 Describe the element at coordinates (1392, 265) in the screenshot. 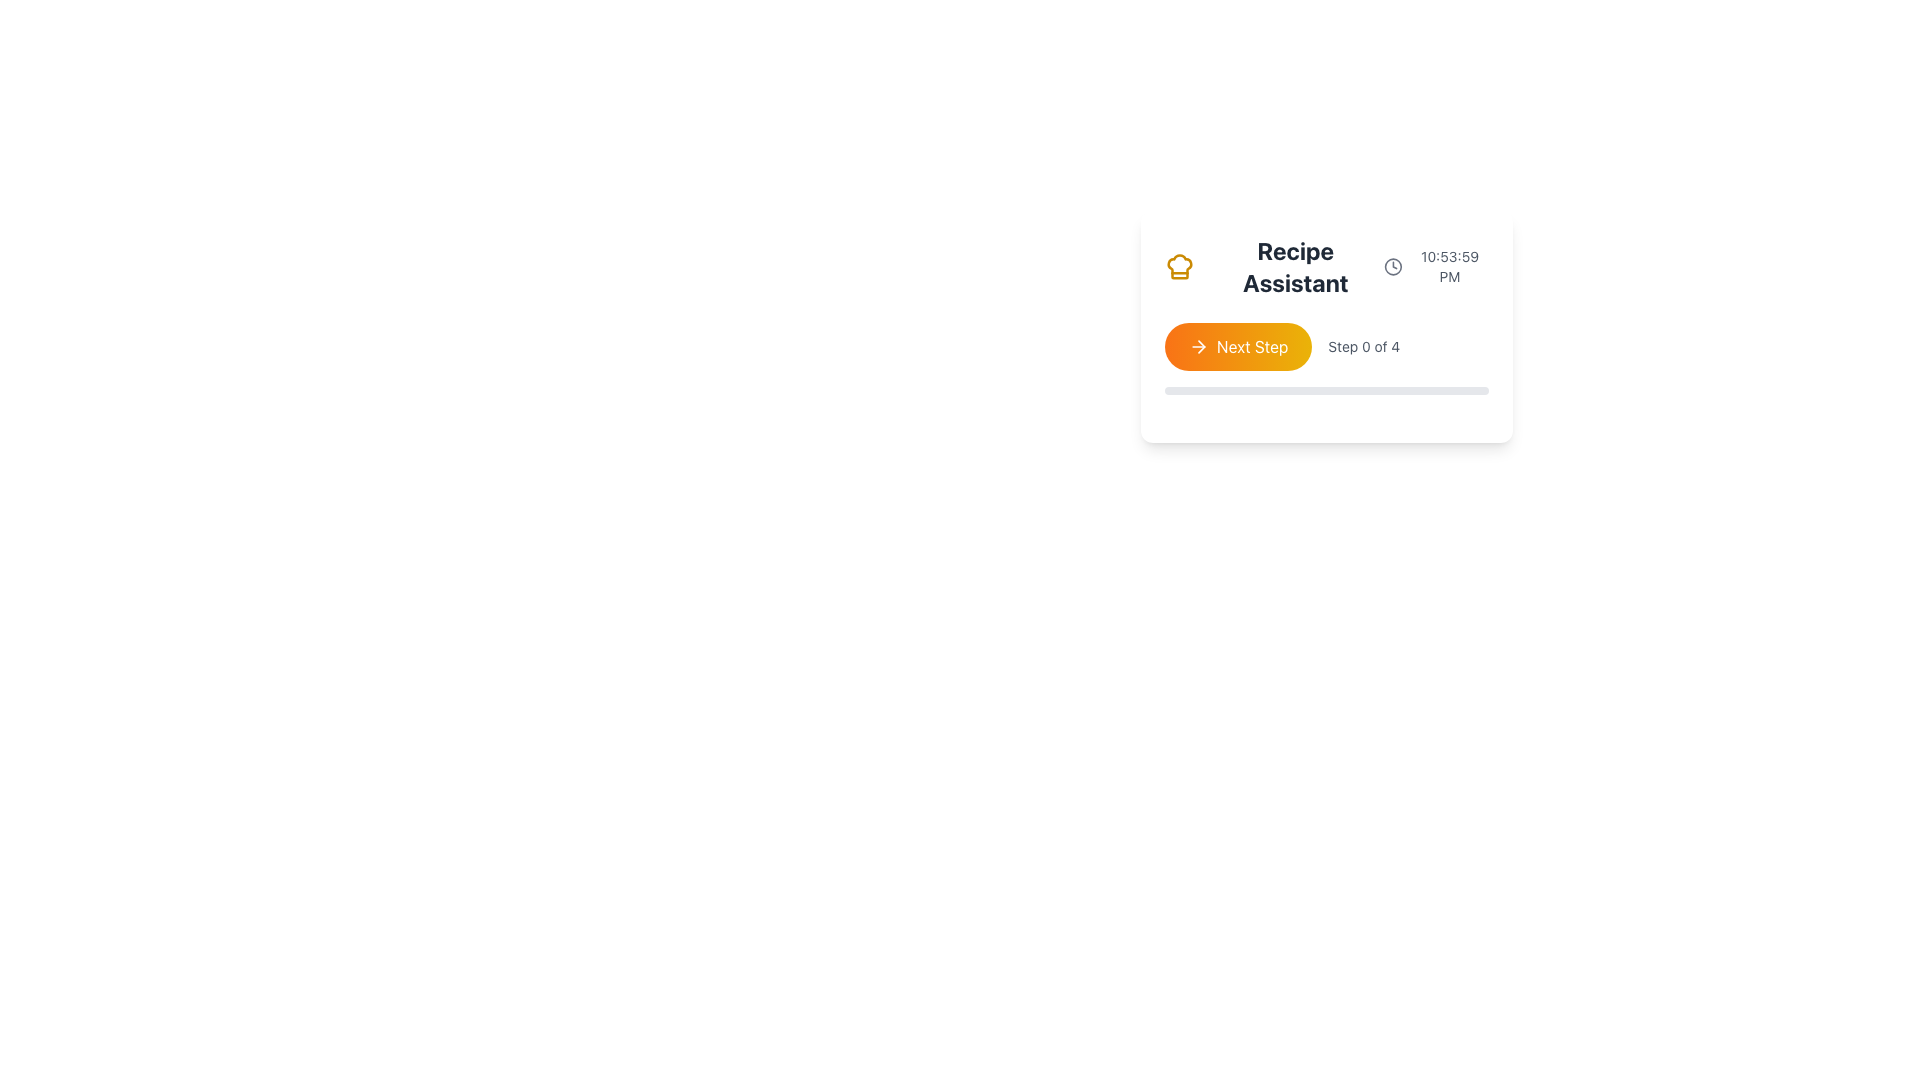

I see `the clock icon located in the upper-right corner of the card, which features a minimalistic design with clock hands pointing to specific positions` at that location.